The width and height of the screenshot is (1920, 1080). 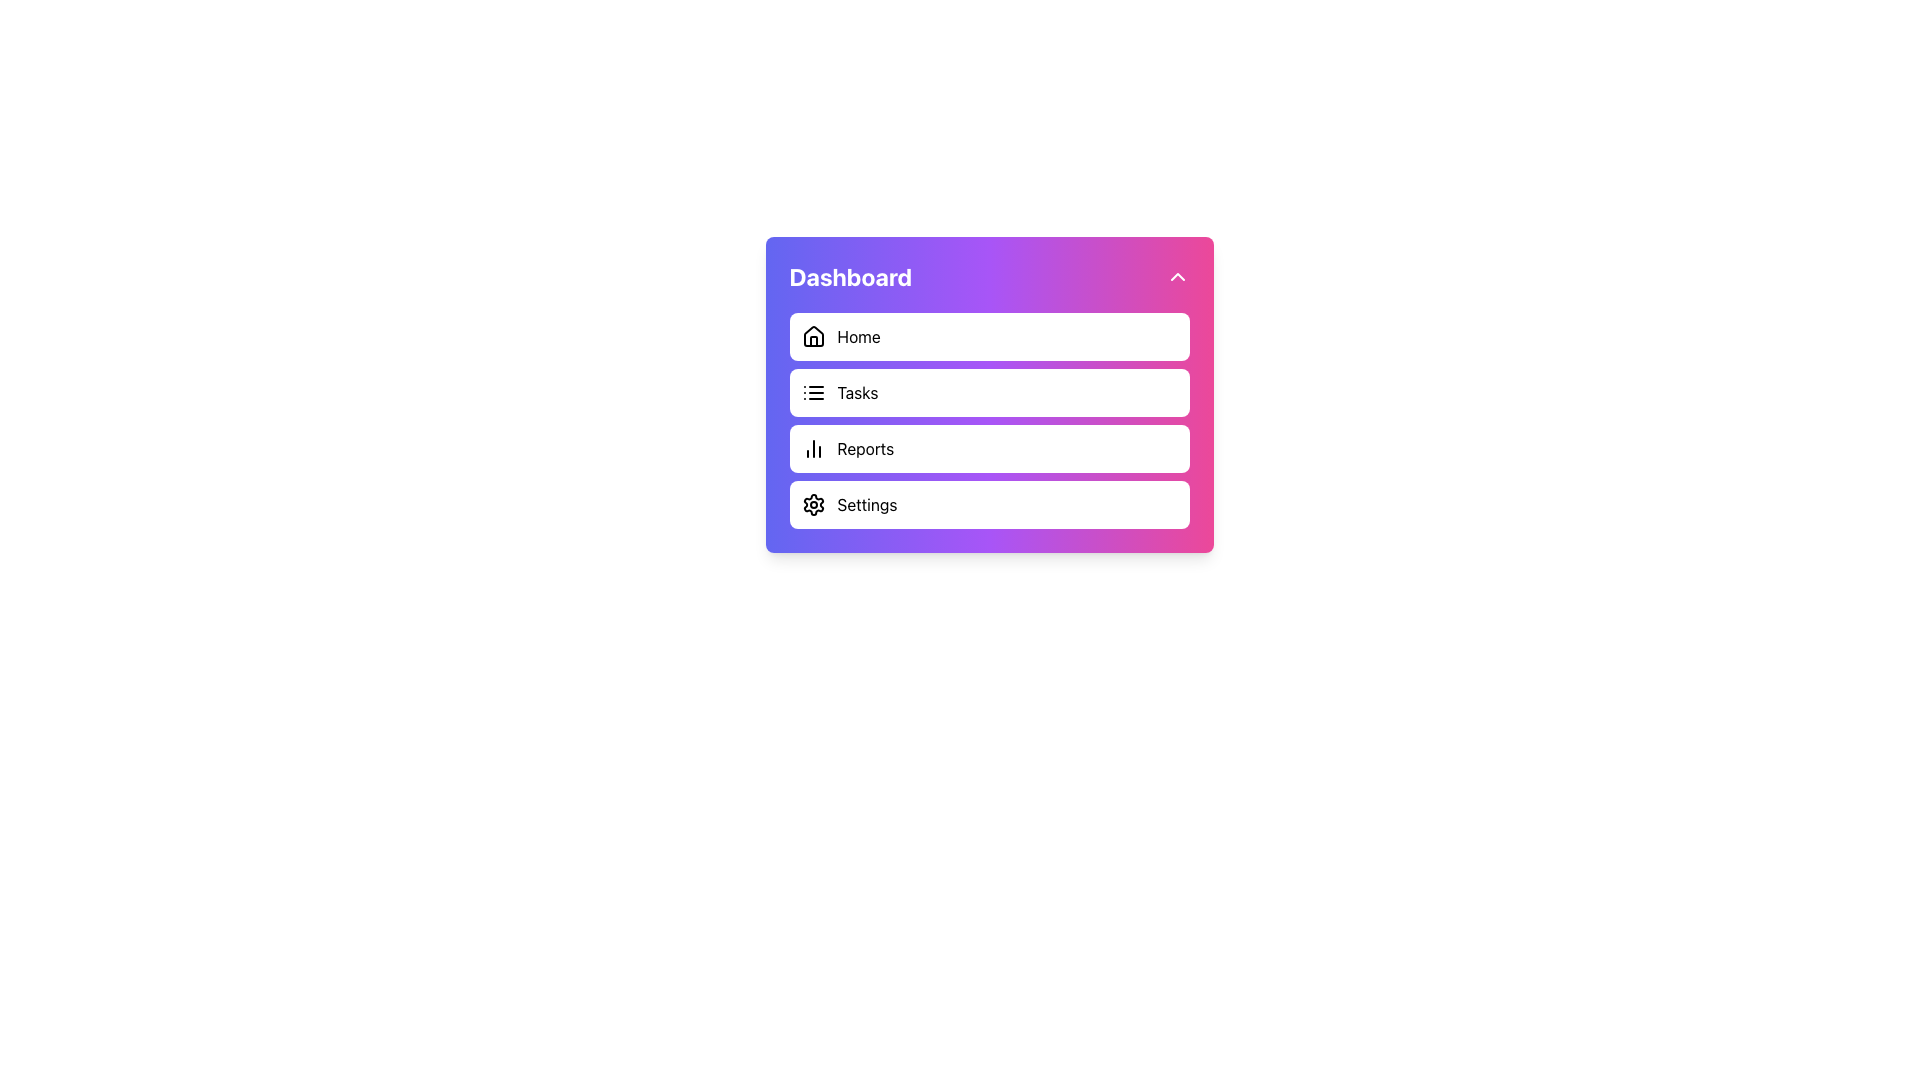 What do you see at coordinates (813, 393) in the screenshot?
I see `the decorative graphic icon representing a list, which is located to the immediate left of the text label 'Tasks' in the second entry of the vertical sidebar menu on the dashboard interface` at bounding box center [813, 393].